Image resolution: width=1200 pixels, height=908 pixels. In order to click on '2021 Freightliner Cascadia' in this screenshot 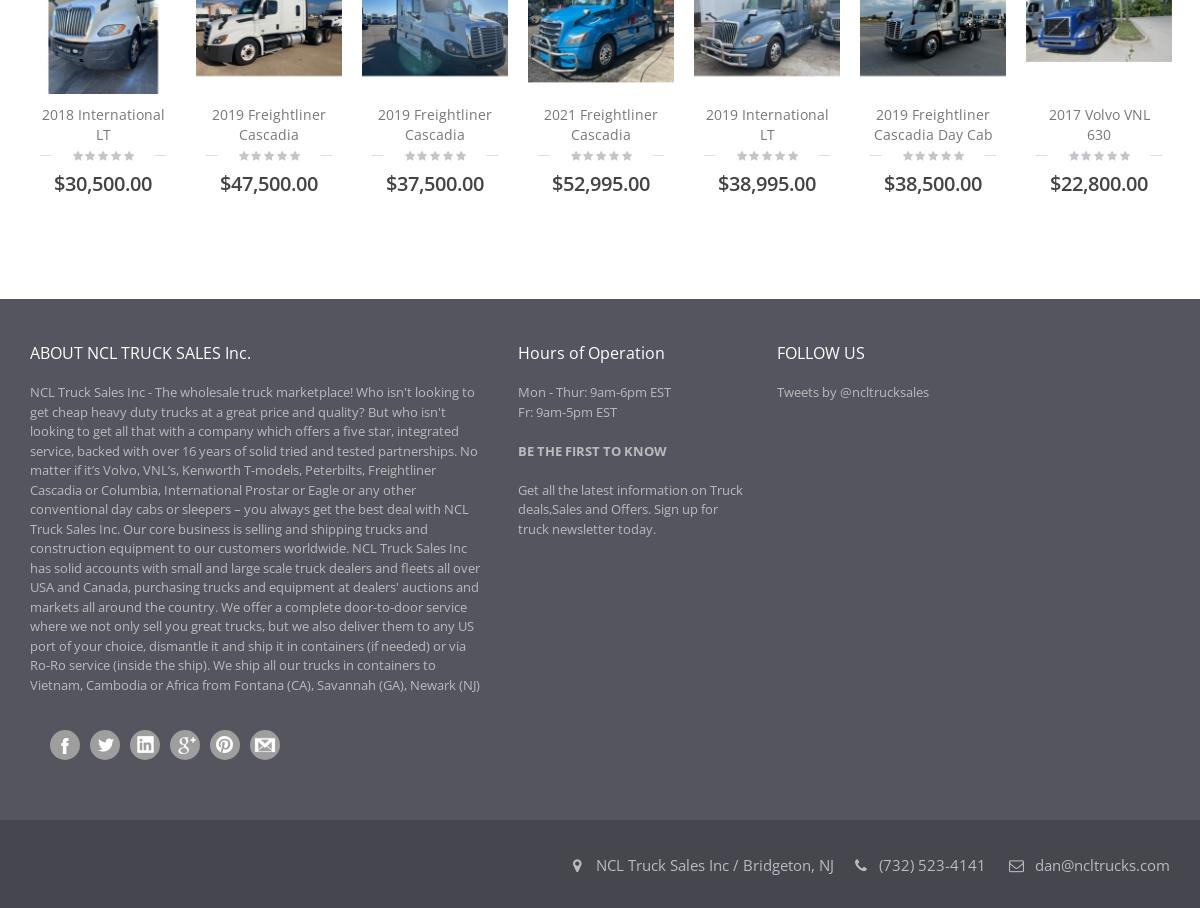, I will do `click(600, 124)`.